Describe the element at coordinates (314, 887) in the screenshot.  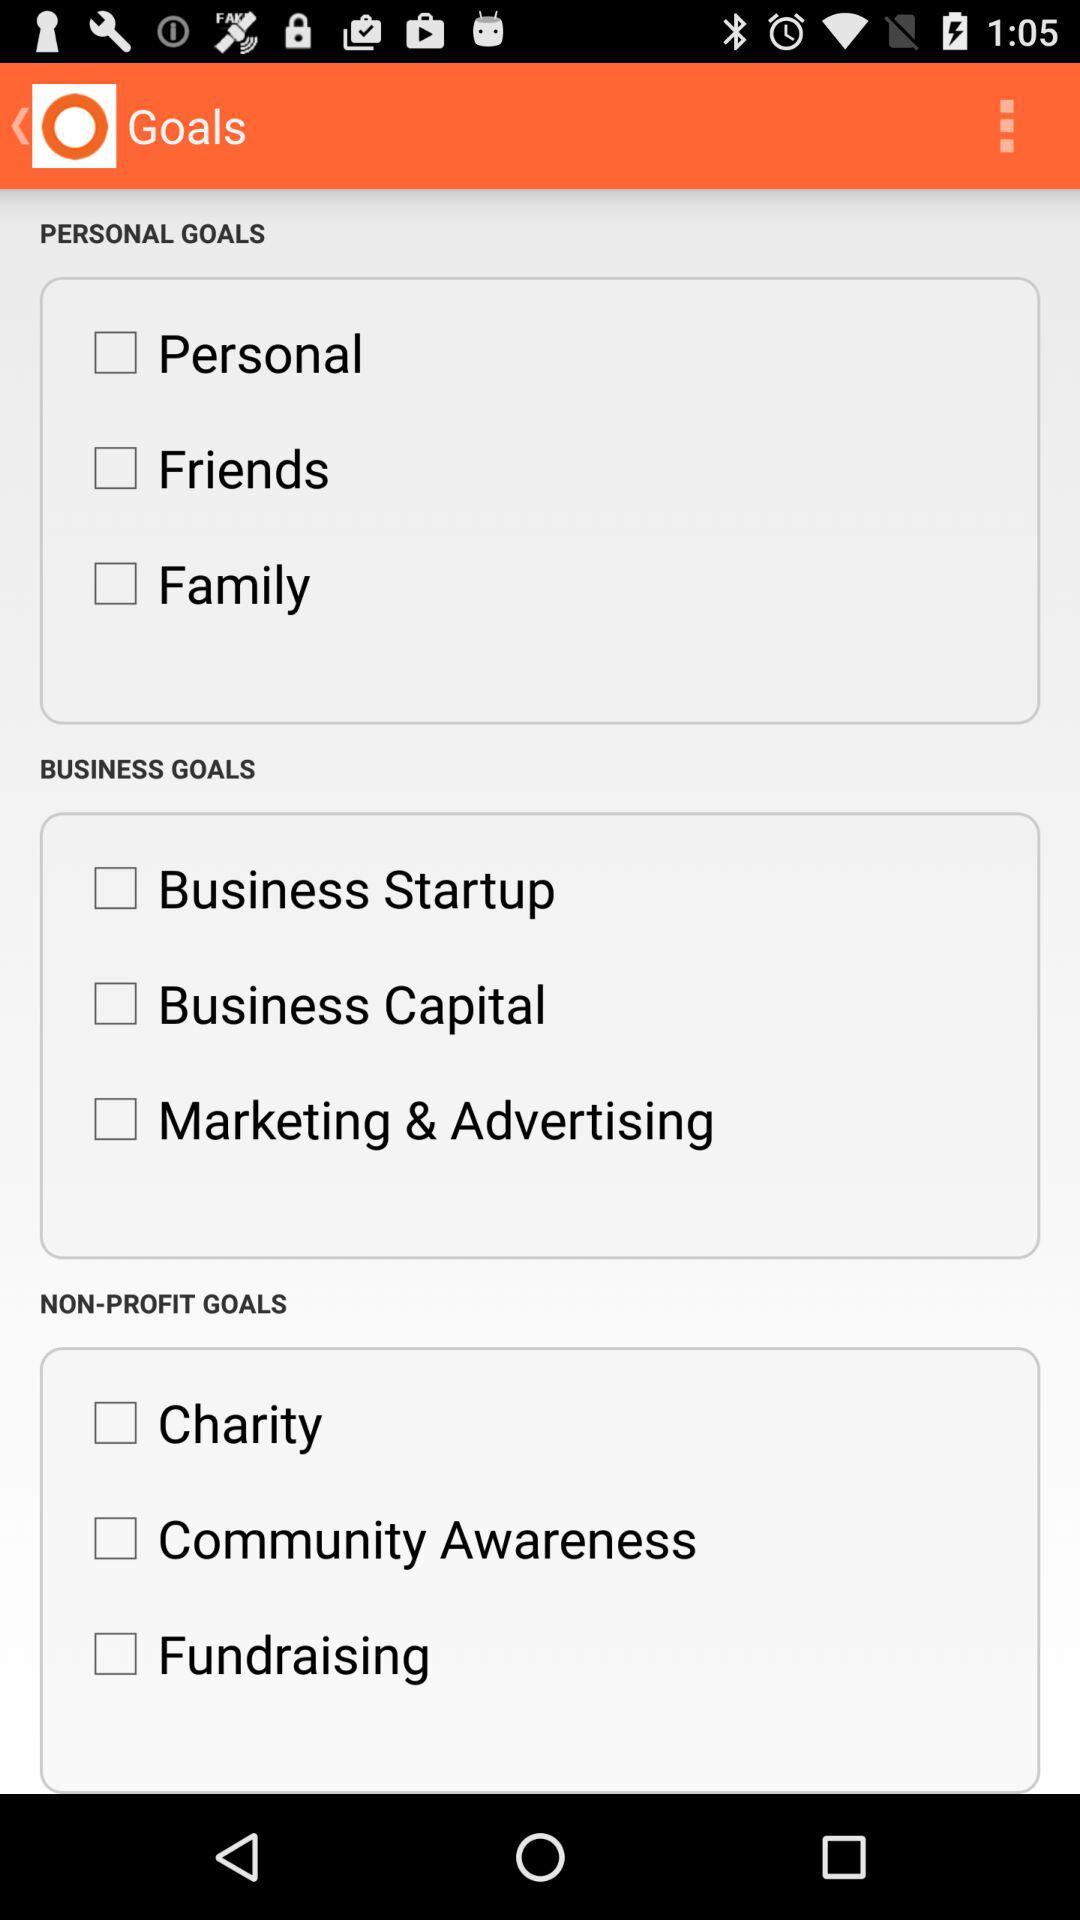
I see `business startup item` at that location.